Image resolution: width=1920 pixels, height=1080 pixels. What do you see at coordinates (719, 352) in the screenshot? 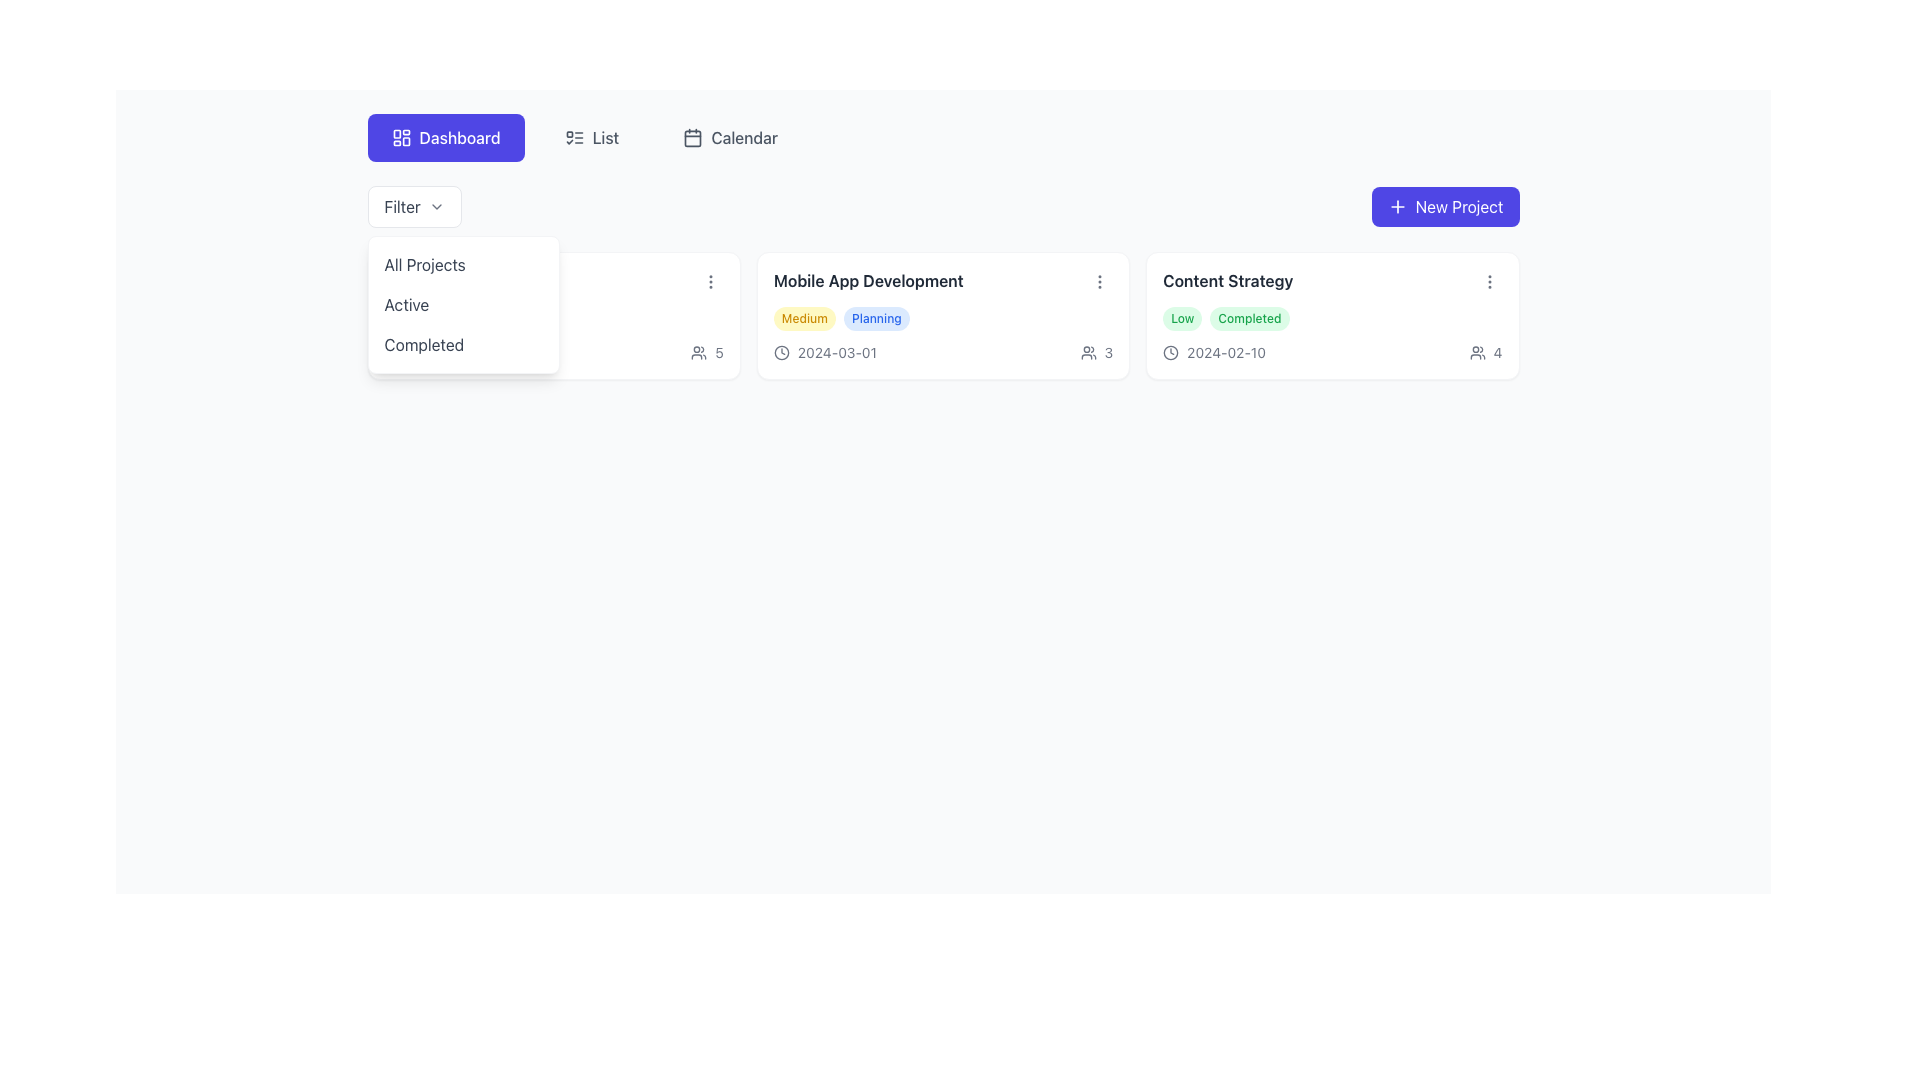
I see `text content displayed in the bottom right of the card layout, which indicates a numerical count associated with a group icon` at bounding box center [719, 352].